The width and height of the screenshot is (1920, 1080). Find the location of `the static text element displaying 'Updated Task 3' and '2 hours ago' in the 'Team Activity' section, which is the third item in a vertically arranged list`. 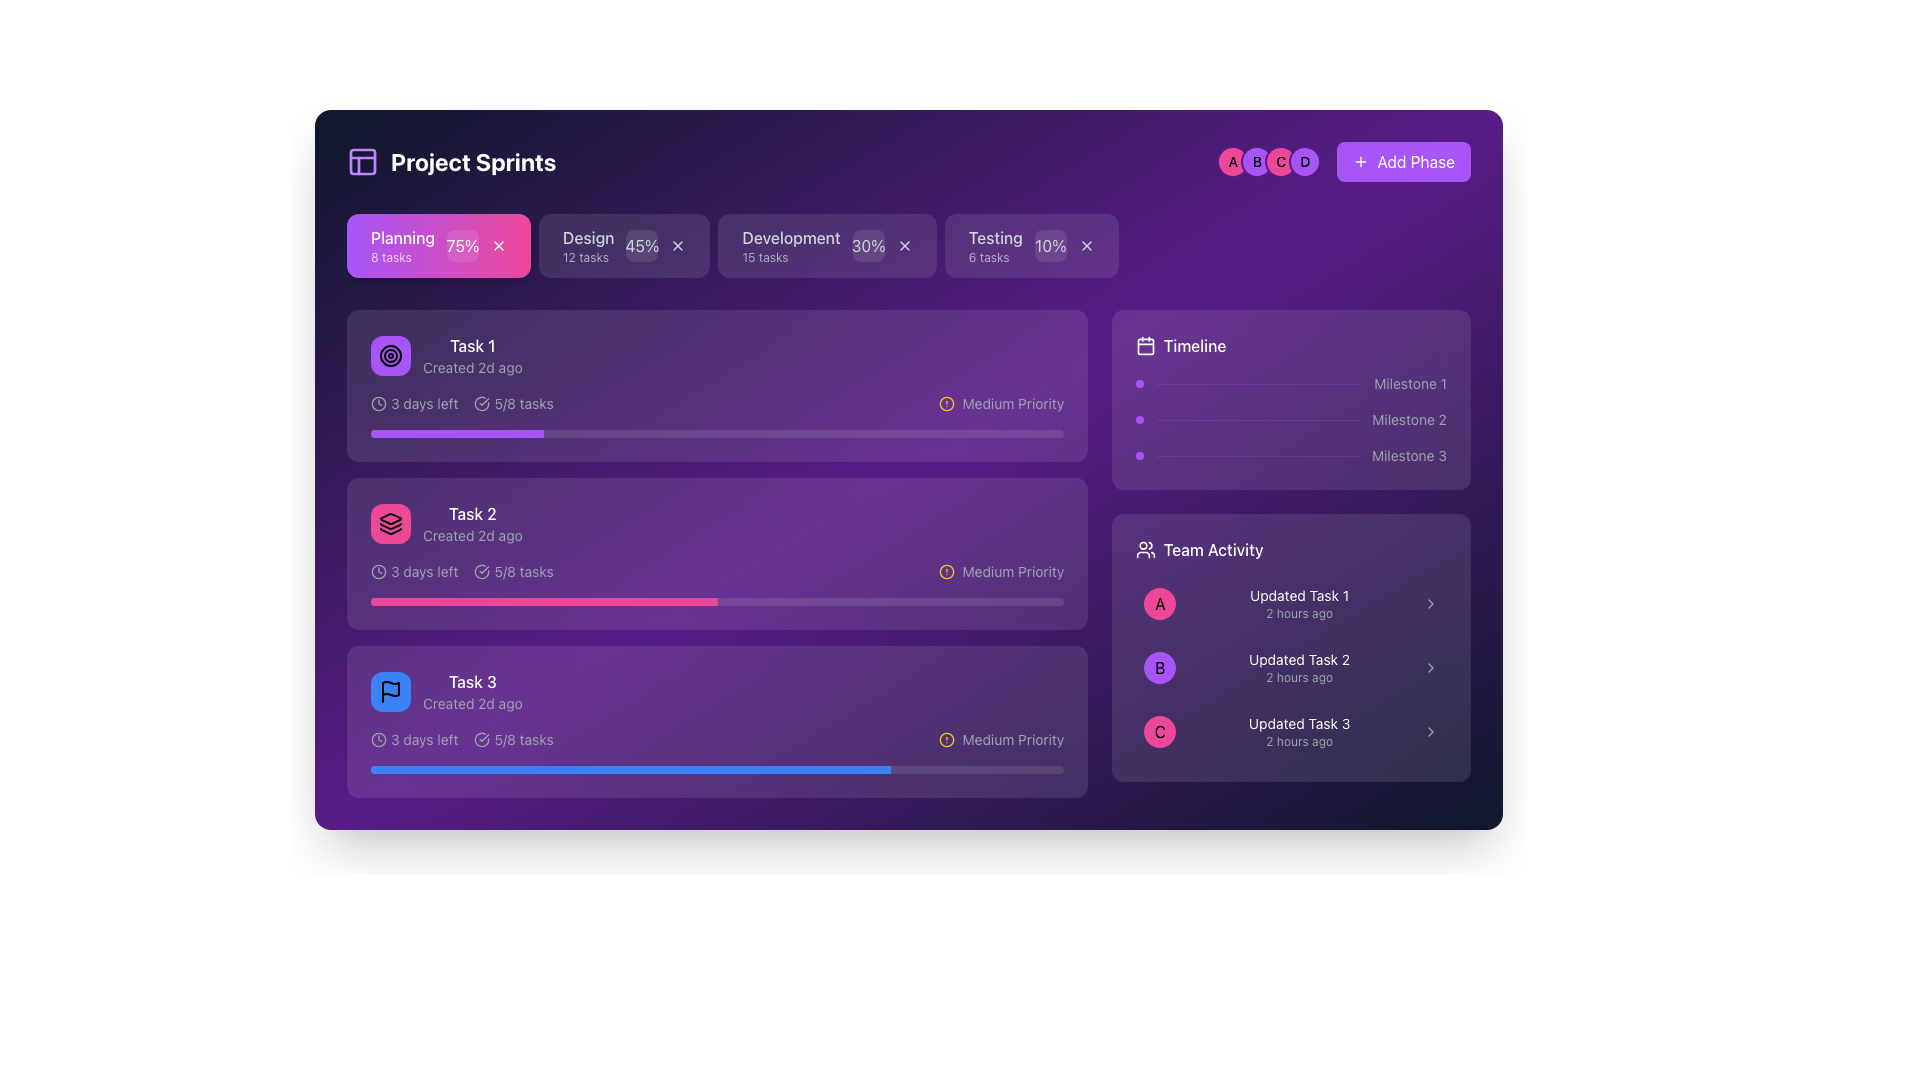

the static text element displaying 'Updated Task 3' and '2 hours ago' in the 'Team Activity' section, which is the third item in a vertically arranged list is located at coordinates (1299, 732).